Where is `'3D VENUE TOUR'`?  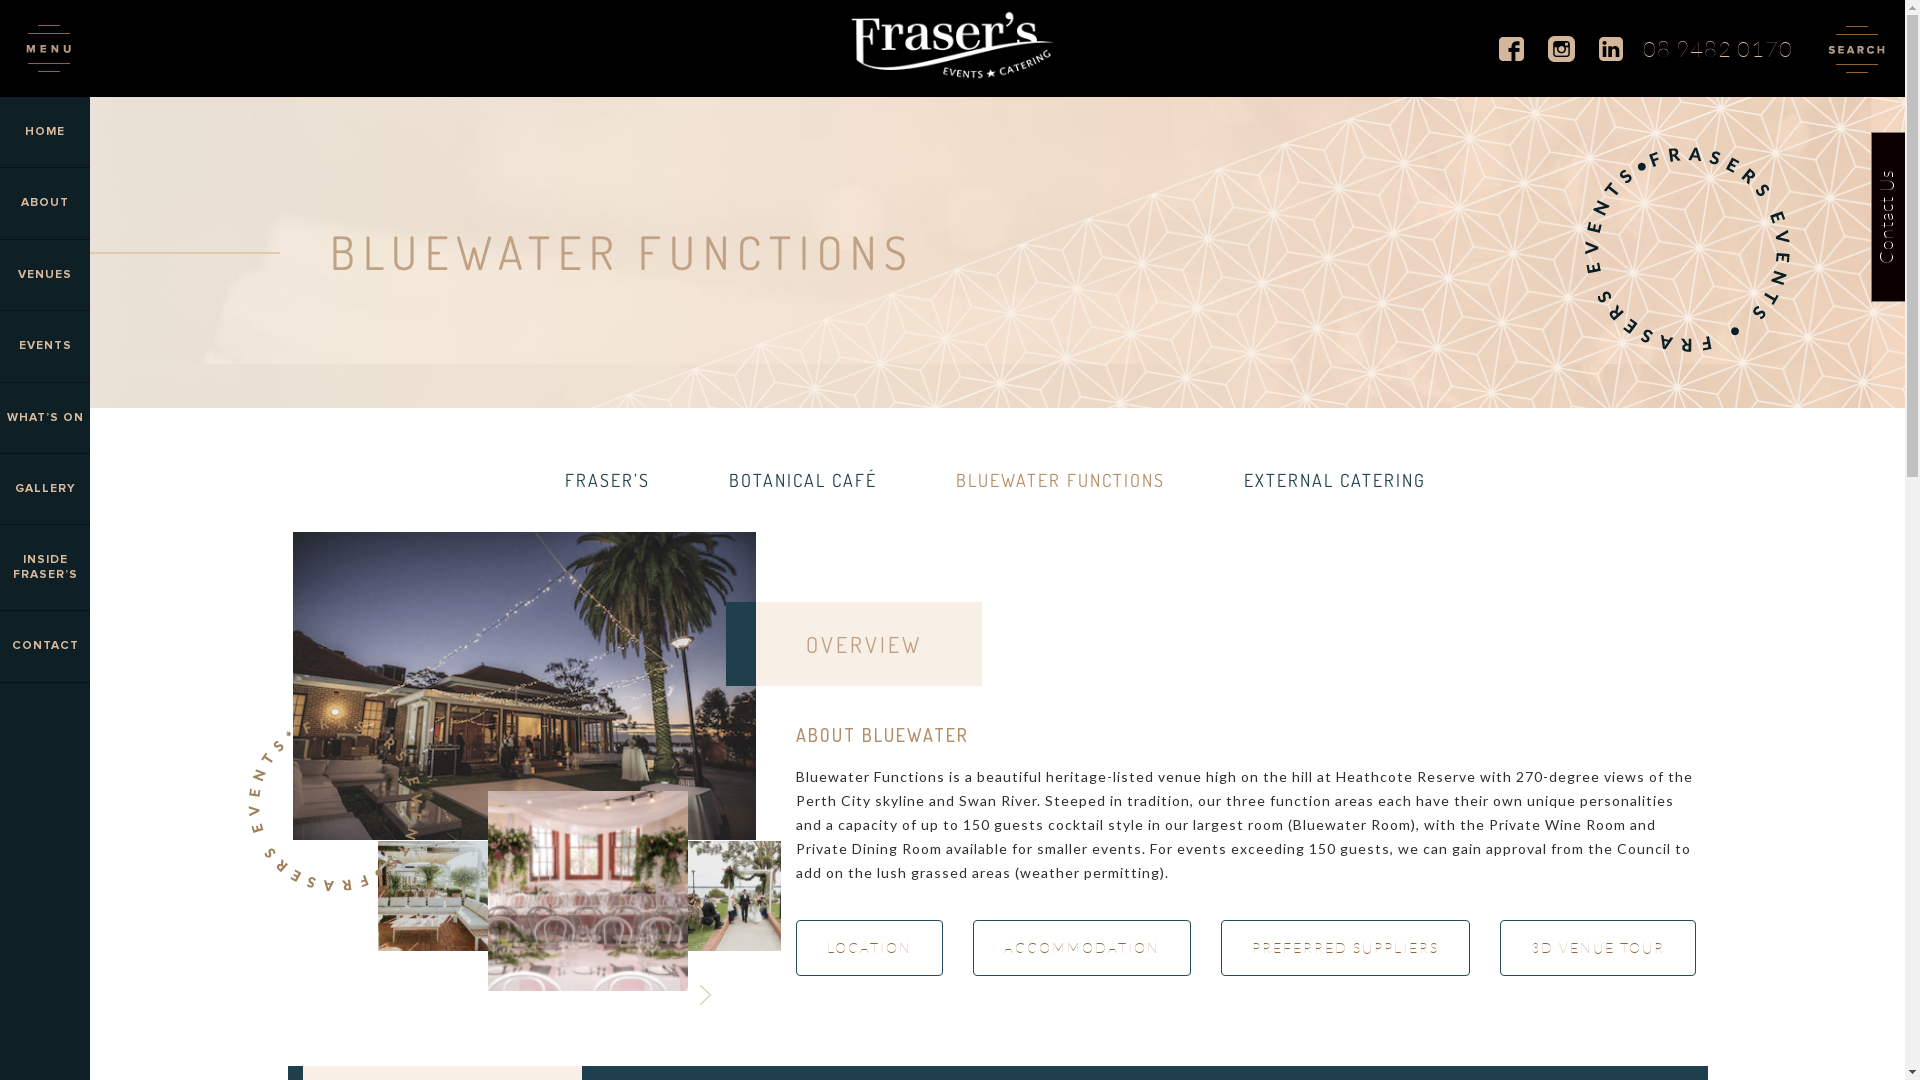 '3D VENUE TOUR' is located at coordinates (1597, 947).